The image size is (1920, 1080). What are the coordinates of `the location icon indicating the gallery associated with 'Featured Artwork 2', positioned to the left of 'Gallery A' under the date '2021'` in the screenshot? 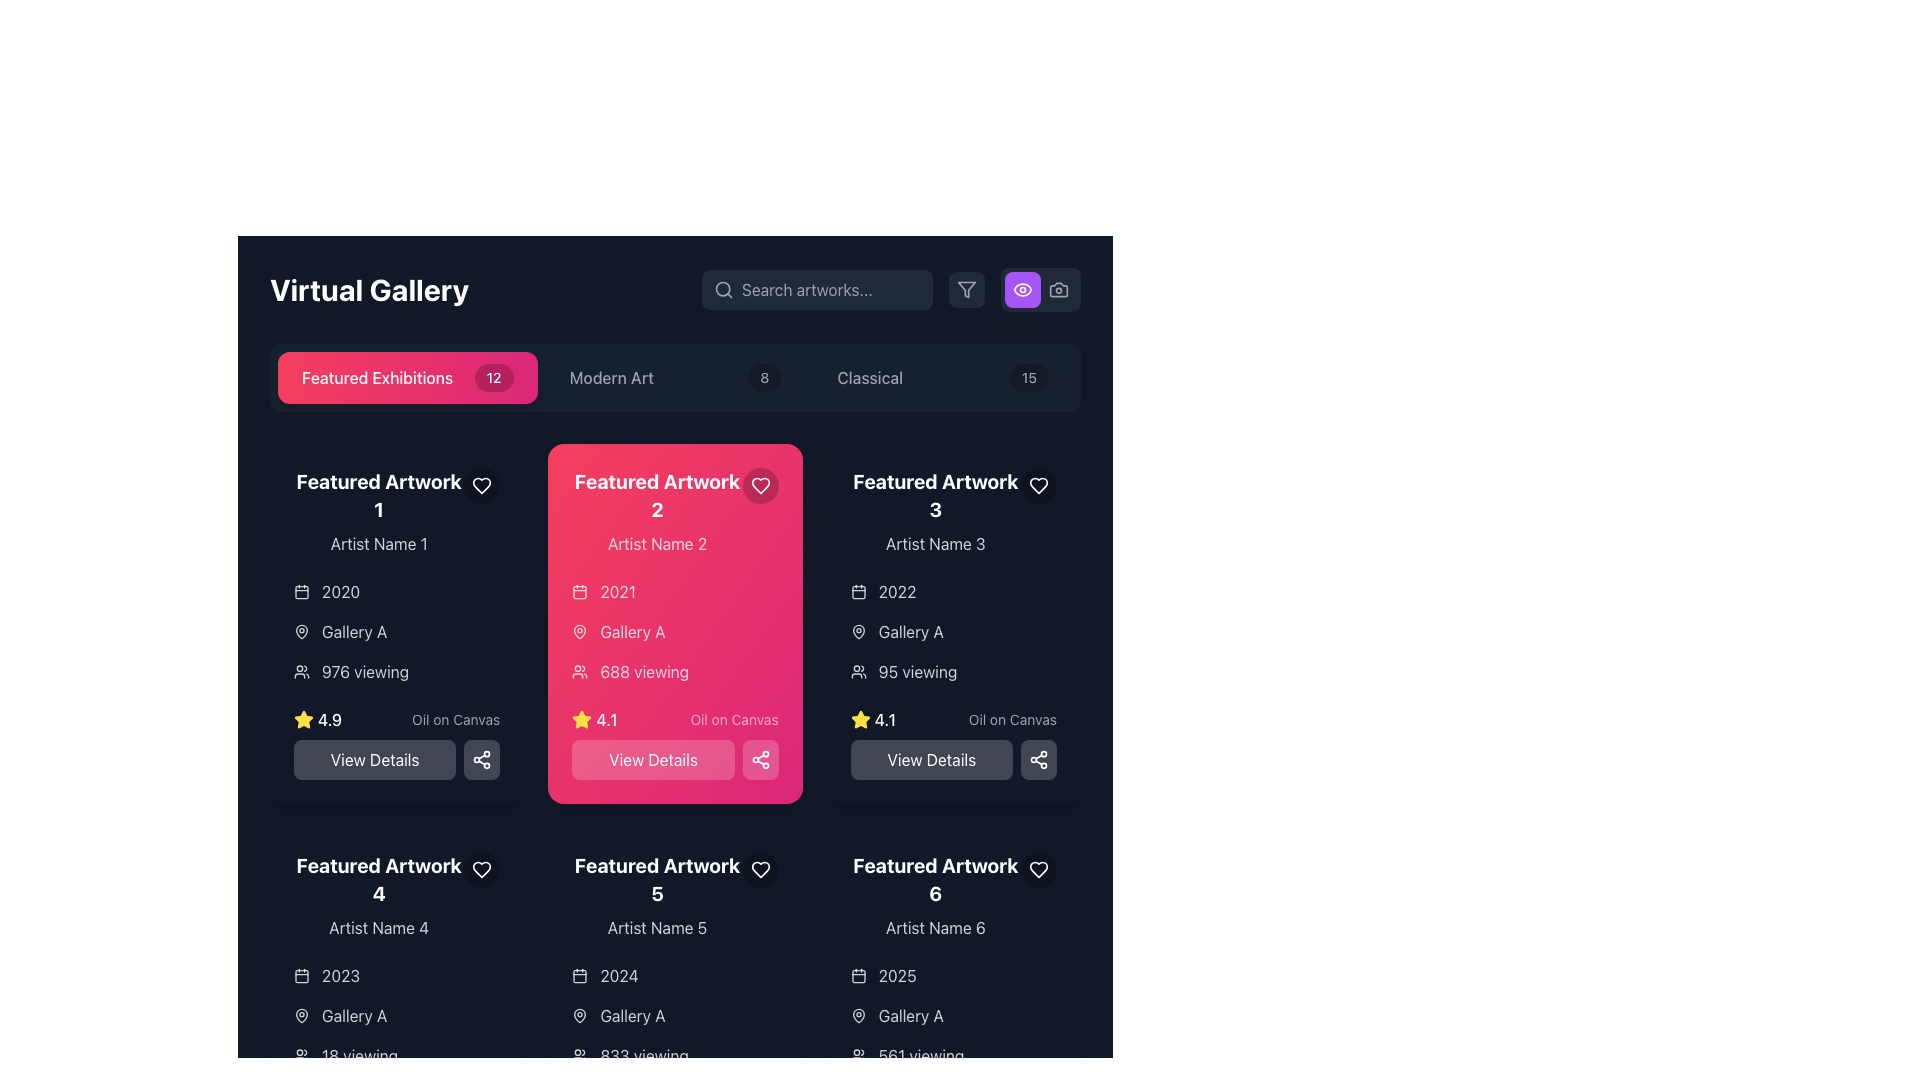 It's located at (858, 632).